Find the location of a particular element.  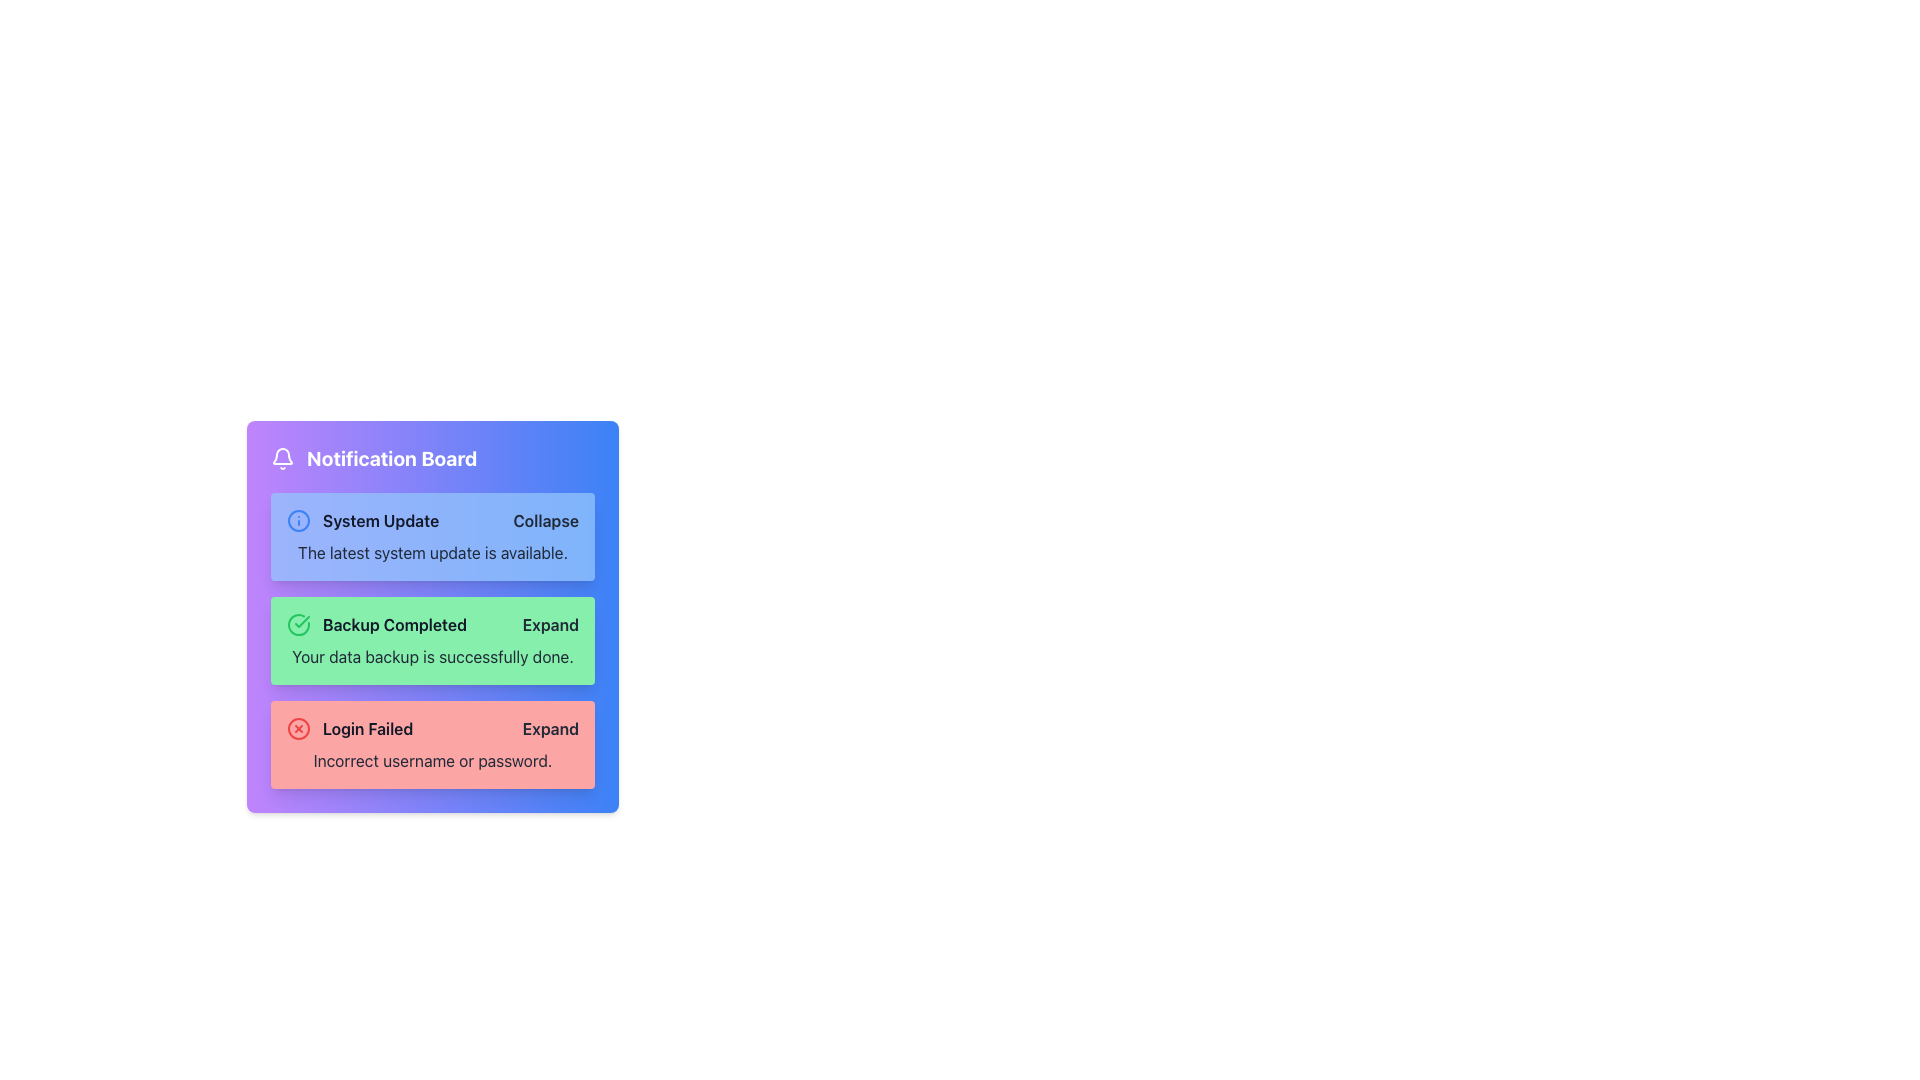

text from the Text Label that serves as the title or heading for the notification board, positioned right after the bell icon is located at coordinates (392, 459).